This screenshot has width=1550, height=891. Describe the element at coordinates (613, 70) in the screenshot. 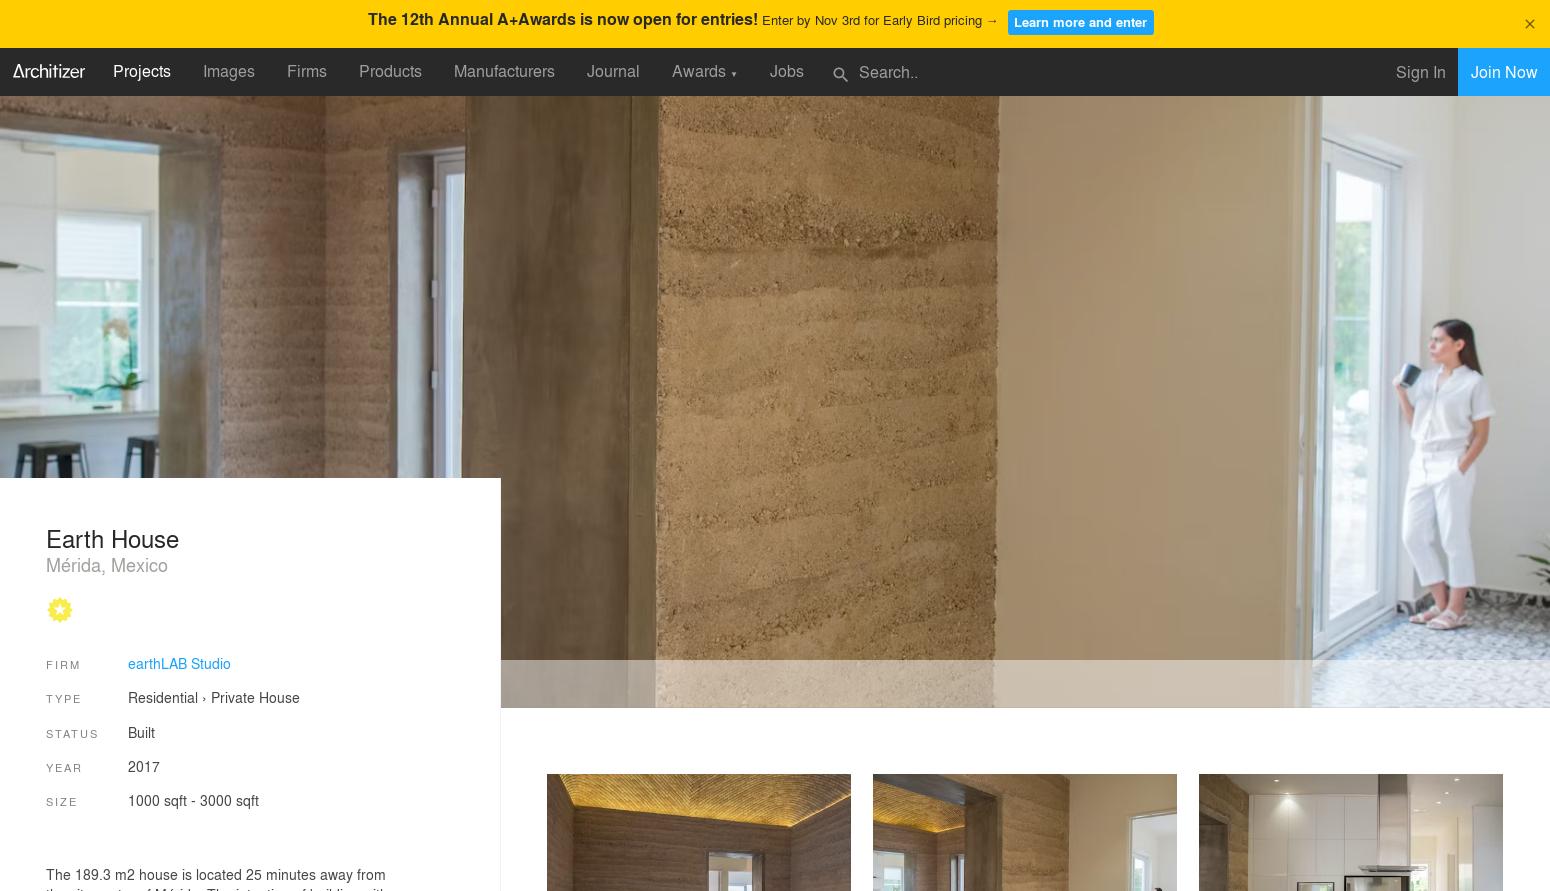

I see `'Journal'` at that location.